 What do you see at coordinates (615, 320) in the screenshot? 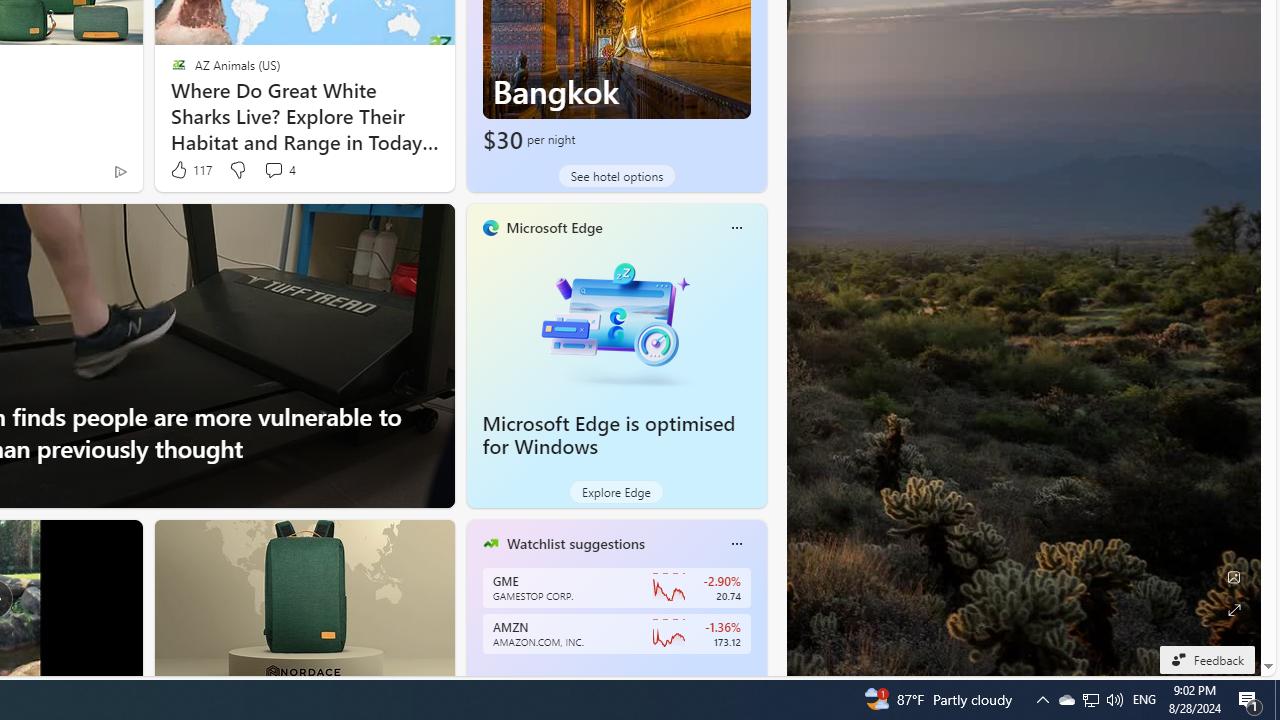
I see `'Microsoft Edge is optimised for Windows'` at bounding box center [615, 320].